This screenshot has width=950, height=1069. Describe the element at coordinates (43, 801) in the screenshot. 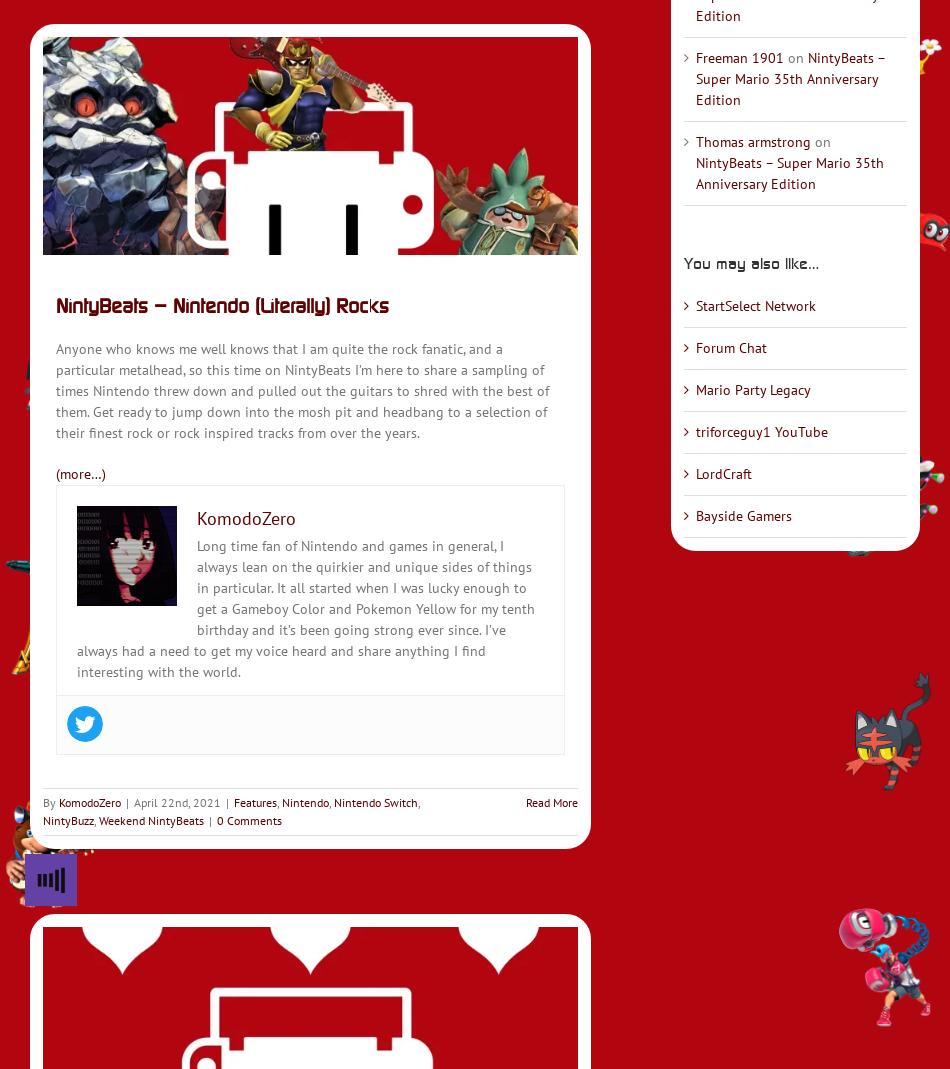

I see `'By'` at that location.